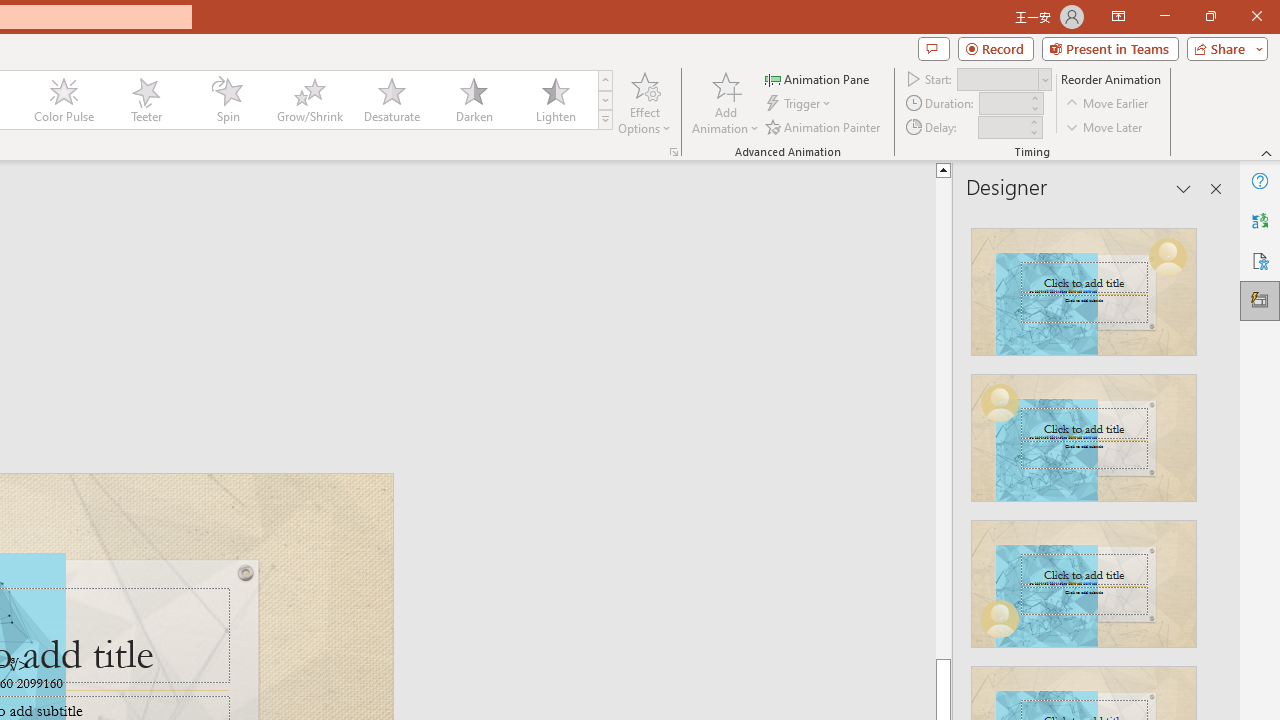 This screenshot has width=1280, height=720. I want to click on 'Trigger', so click(800, 103).